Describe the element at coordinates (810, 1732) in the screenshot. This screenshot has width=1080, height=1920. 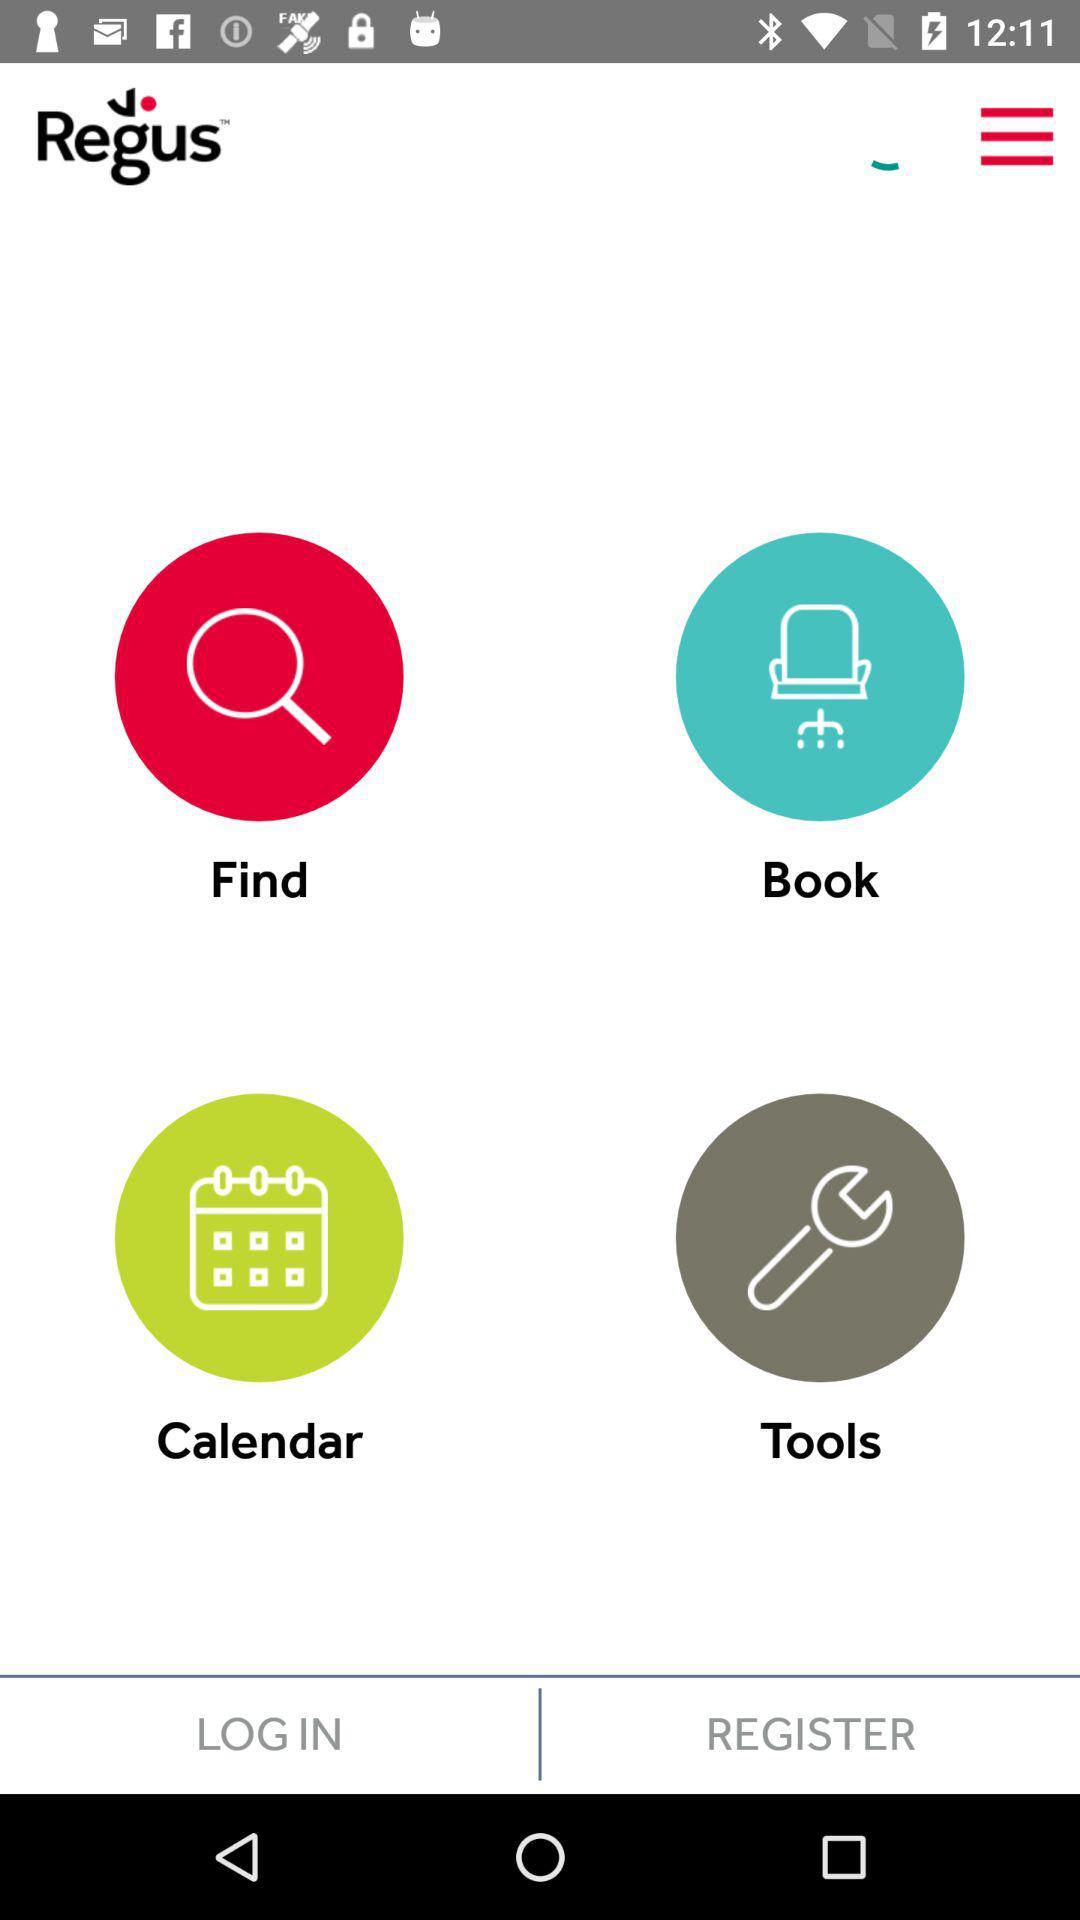
I see `icon below the tools icon` at that location.